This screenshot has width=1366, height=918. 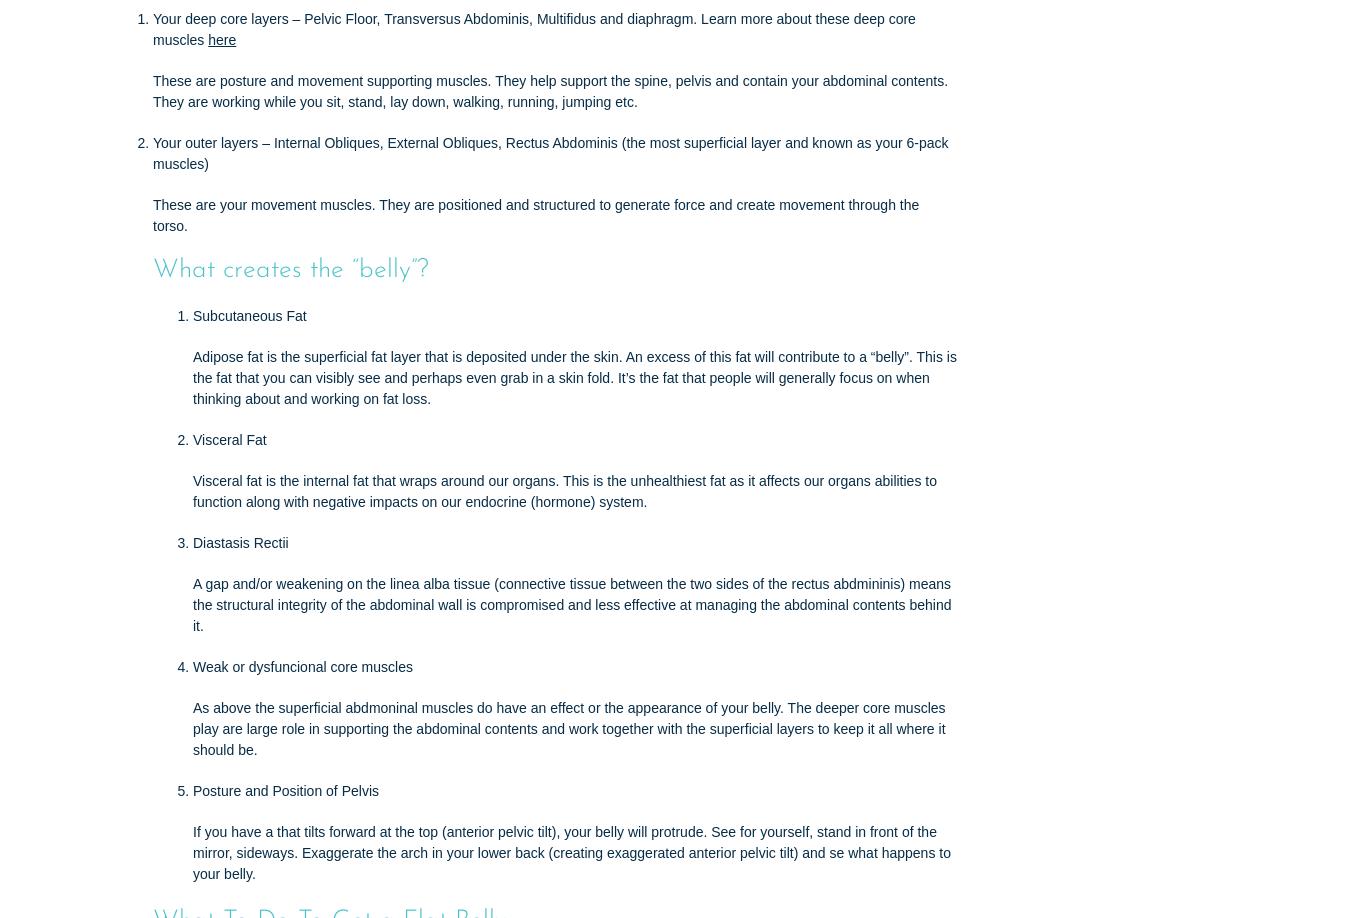 What do you see at coordinates (536, 214) in the screenshot?
I see `'These are your movement muscles. They are positioned and structured to generate force and create movement through the torso.'` at bounding box center [536, 214].